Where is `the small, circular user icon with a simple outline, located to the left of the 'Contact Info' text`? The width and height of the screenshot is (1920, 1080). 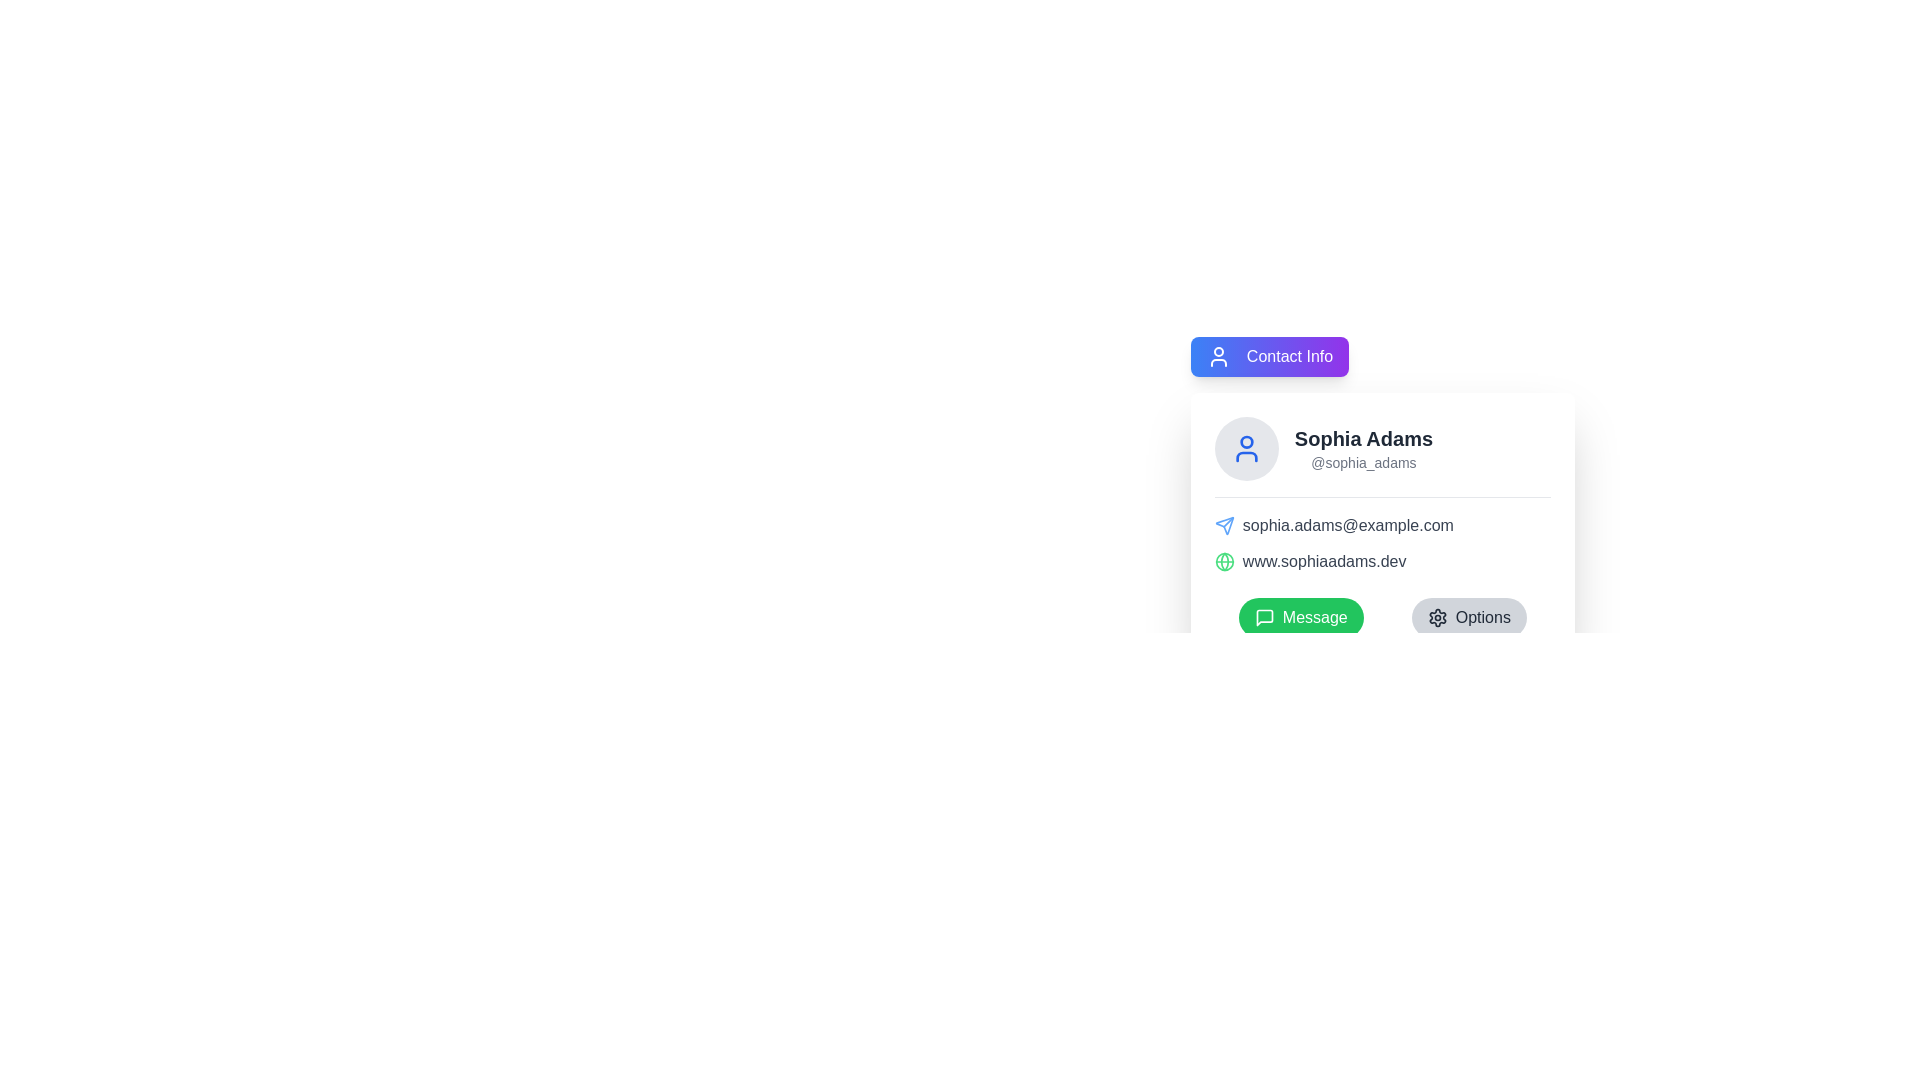 the small, circular user icon with a simple outline, located to the left of the 'Contact Info' text is located at coordinates (1217, 356).